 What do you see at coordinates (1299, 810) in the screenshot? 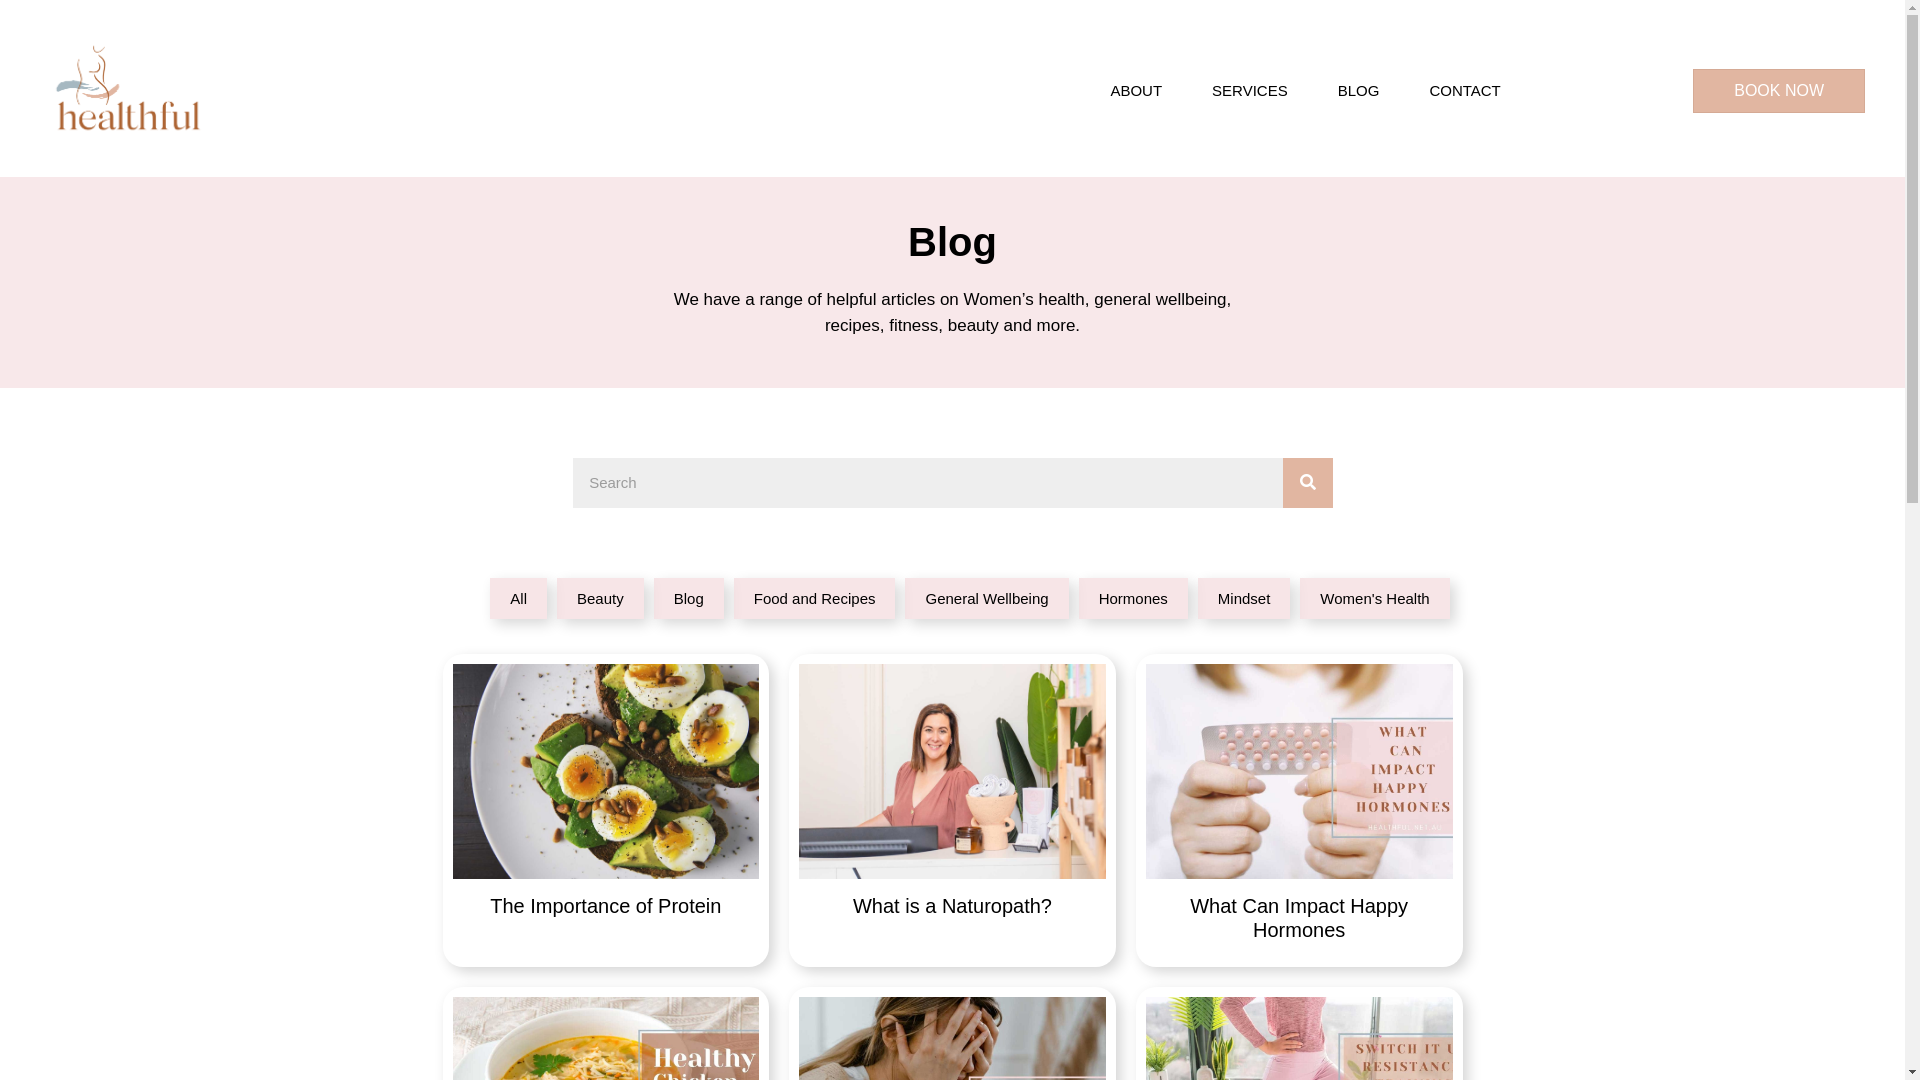
I see `'What Can Impact Happy Hormones'` at bounding box center [1299, 810].